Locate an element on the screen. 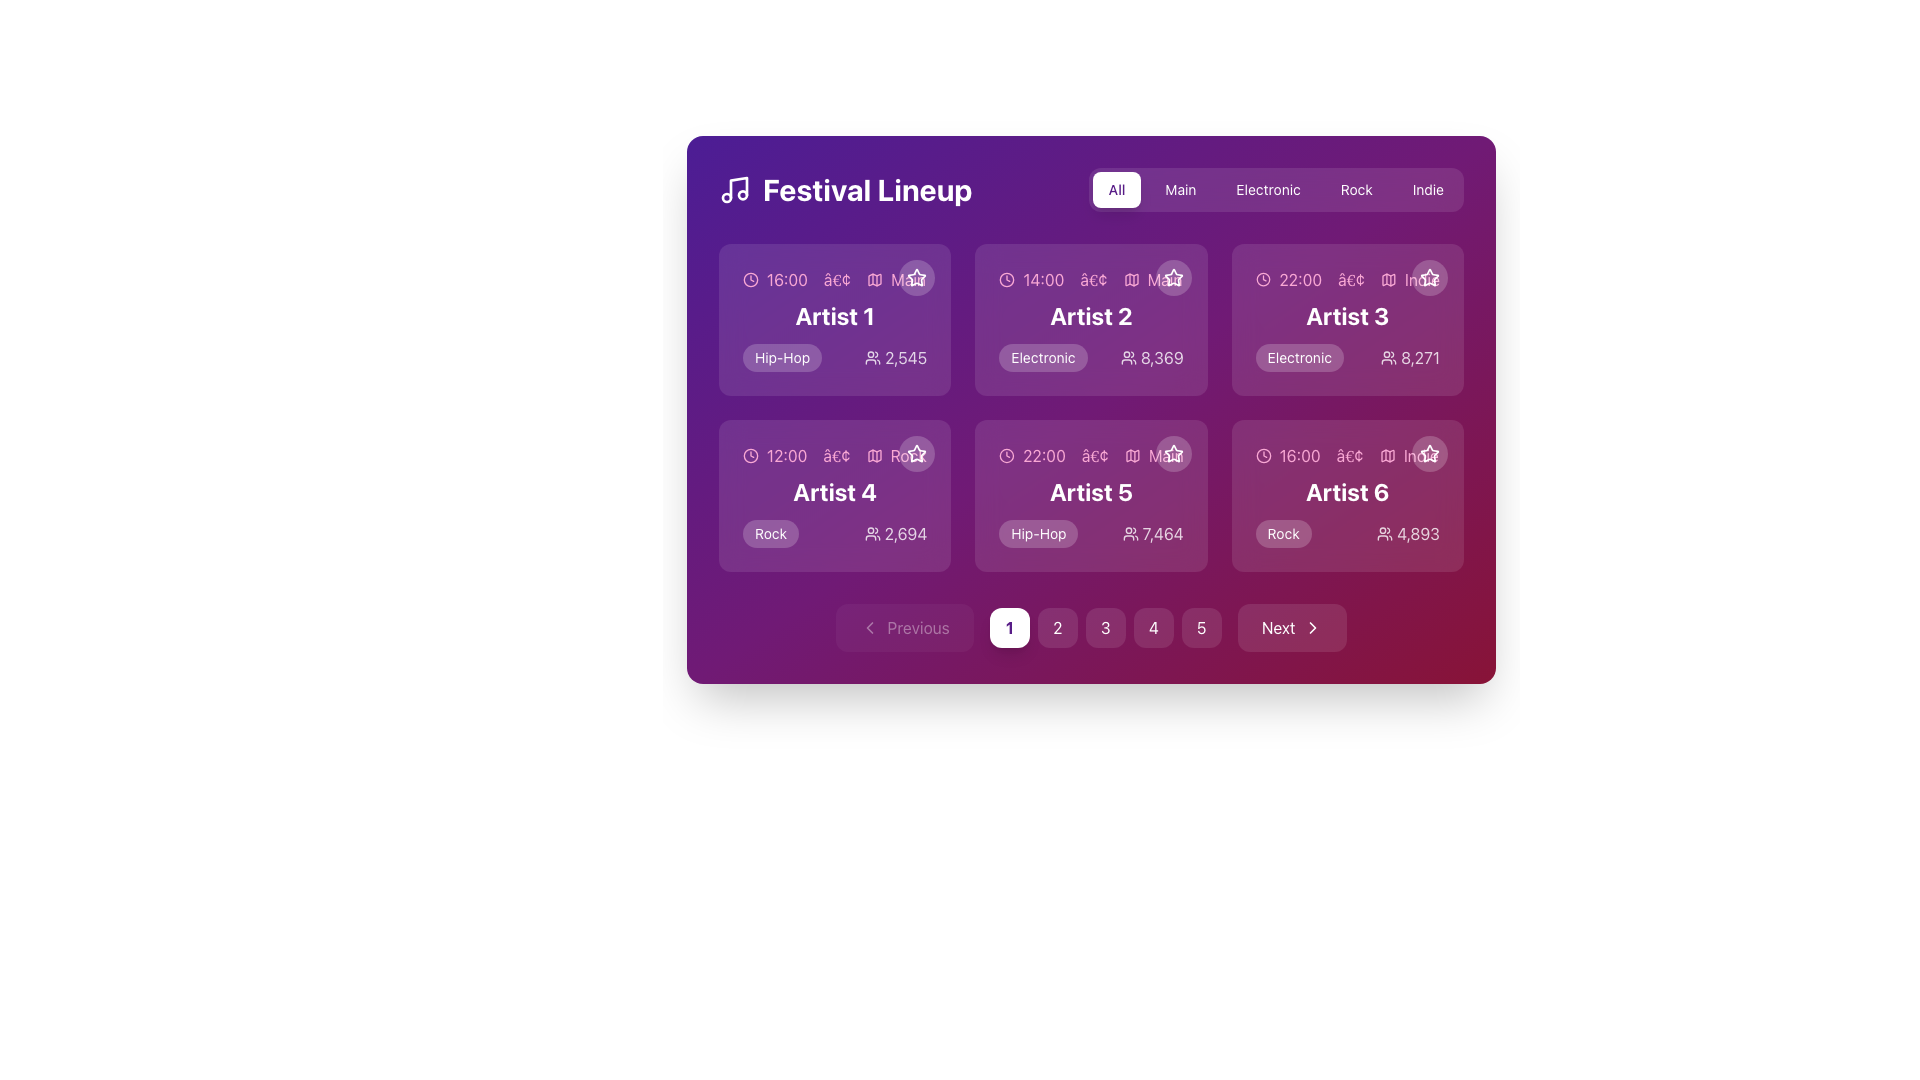 This screenshot has height=1080, width=1920. the genre label located below the artist title in the sixth artist's section to interact with the associated metadata or genre information is located at coordinates (1283, 532).